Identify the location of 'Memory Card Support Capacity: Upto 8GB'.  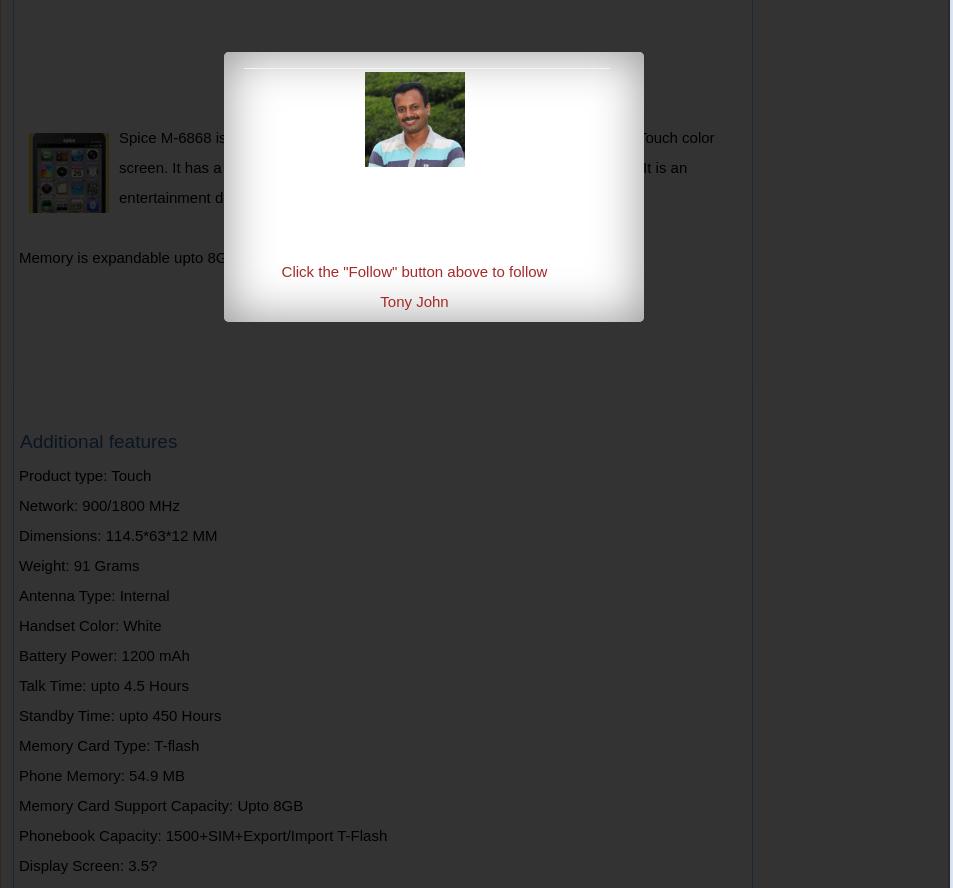
(159, 805).